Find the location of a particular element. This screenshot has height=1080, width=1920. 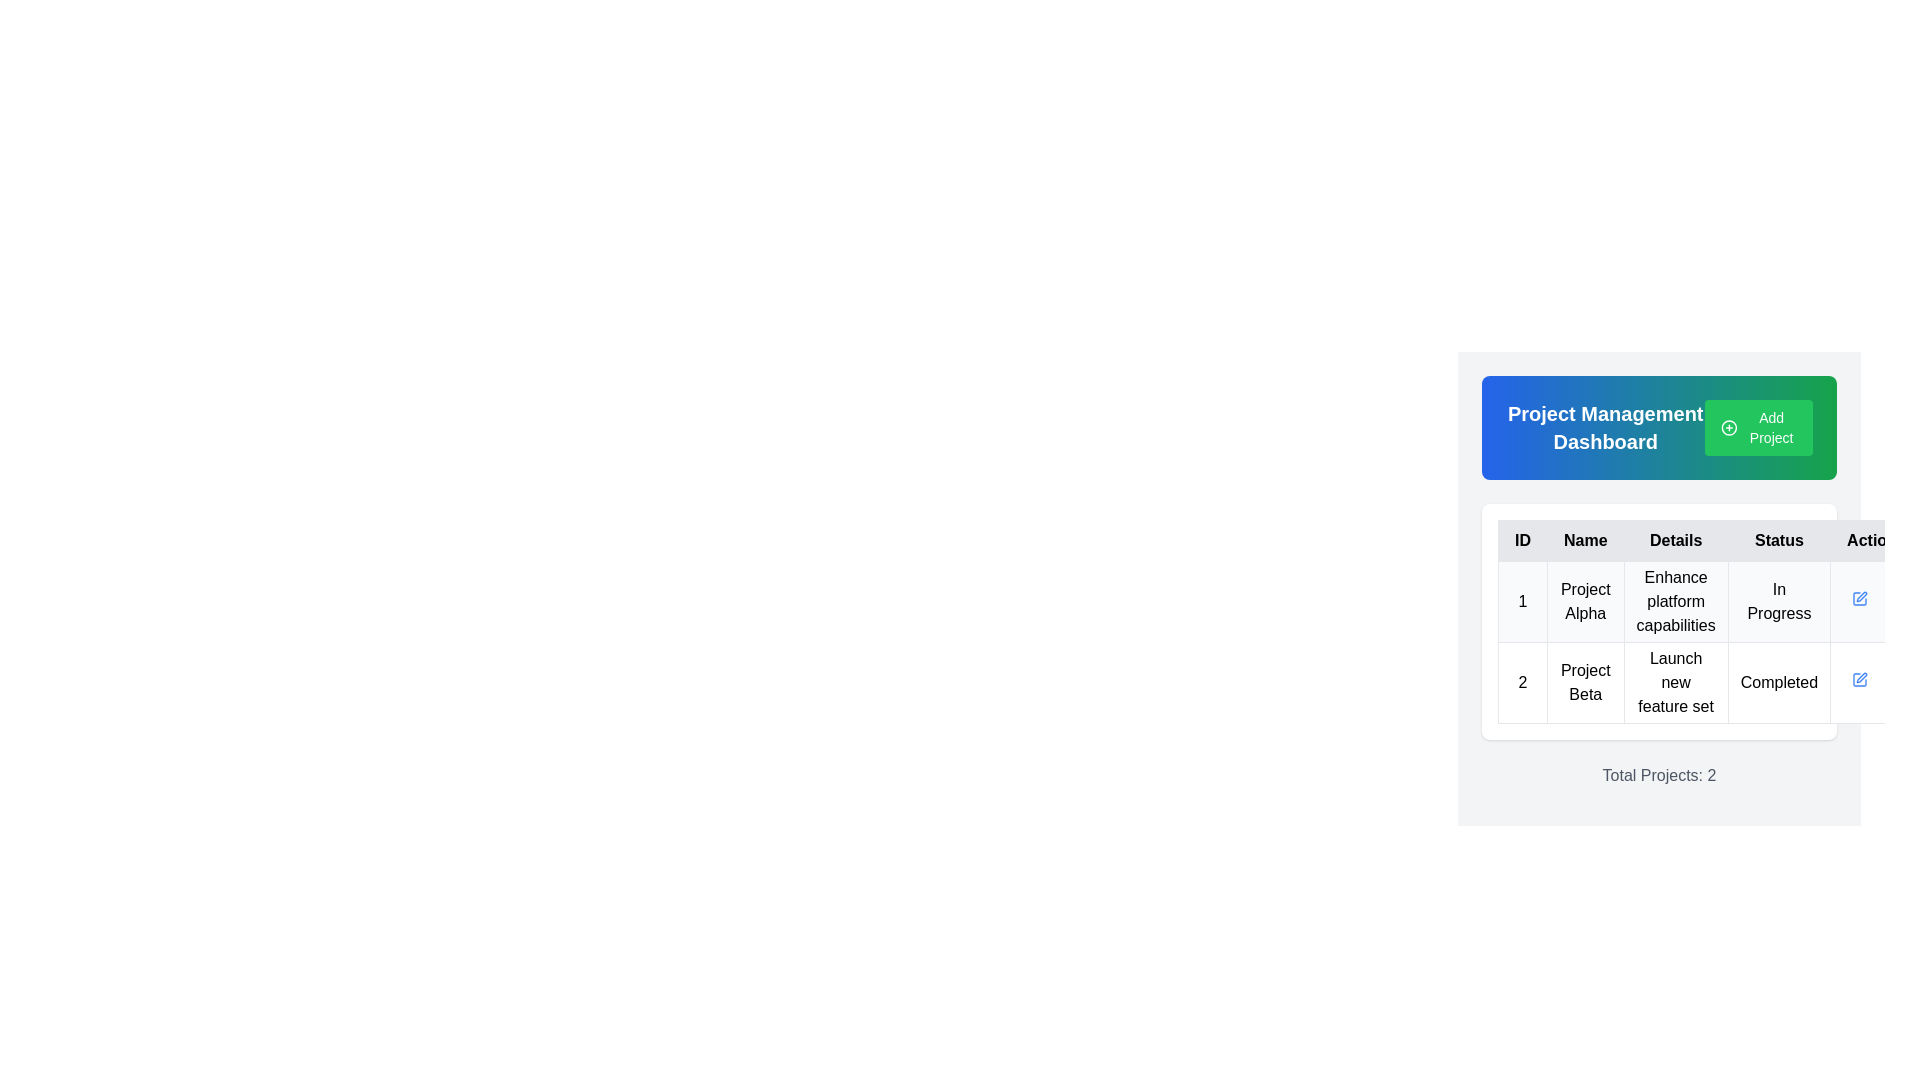

the top left cell of the table displaying the serial number for 'Project Alpha', located directly below the 'ID' header is located at coordinates (1521, 600).